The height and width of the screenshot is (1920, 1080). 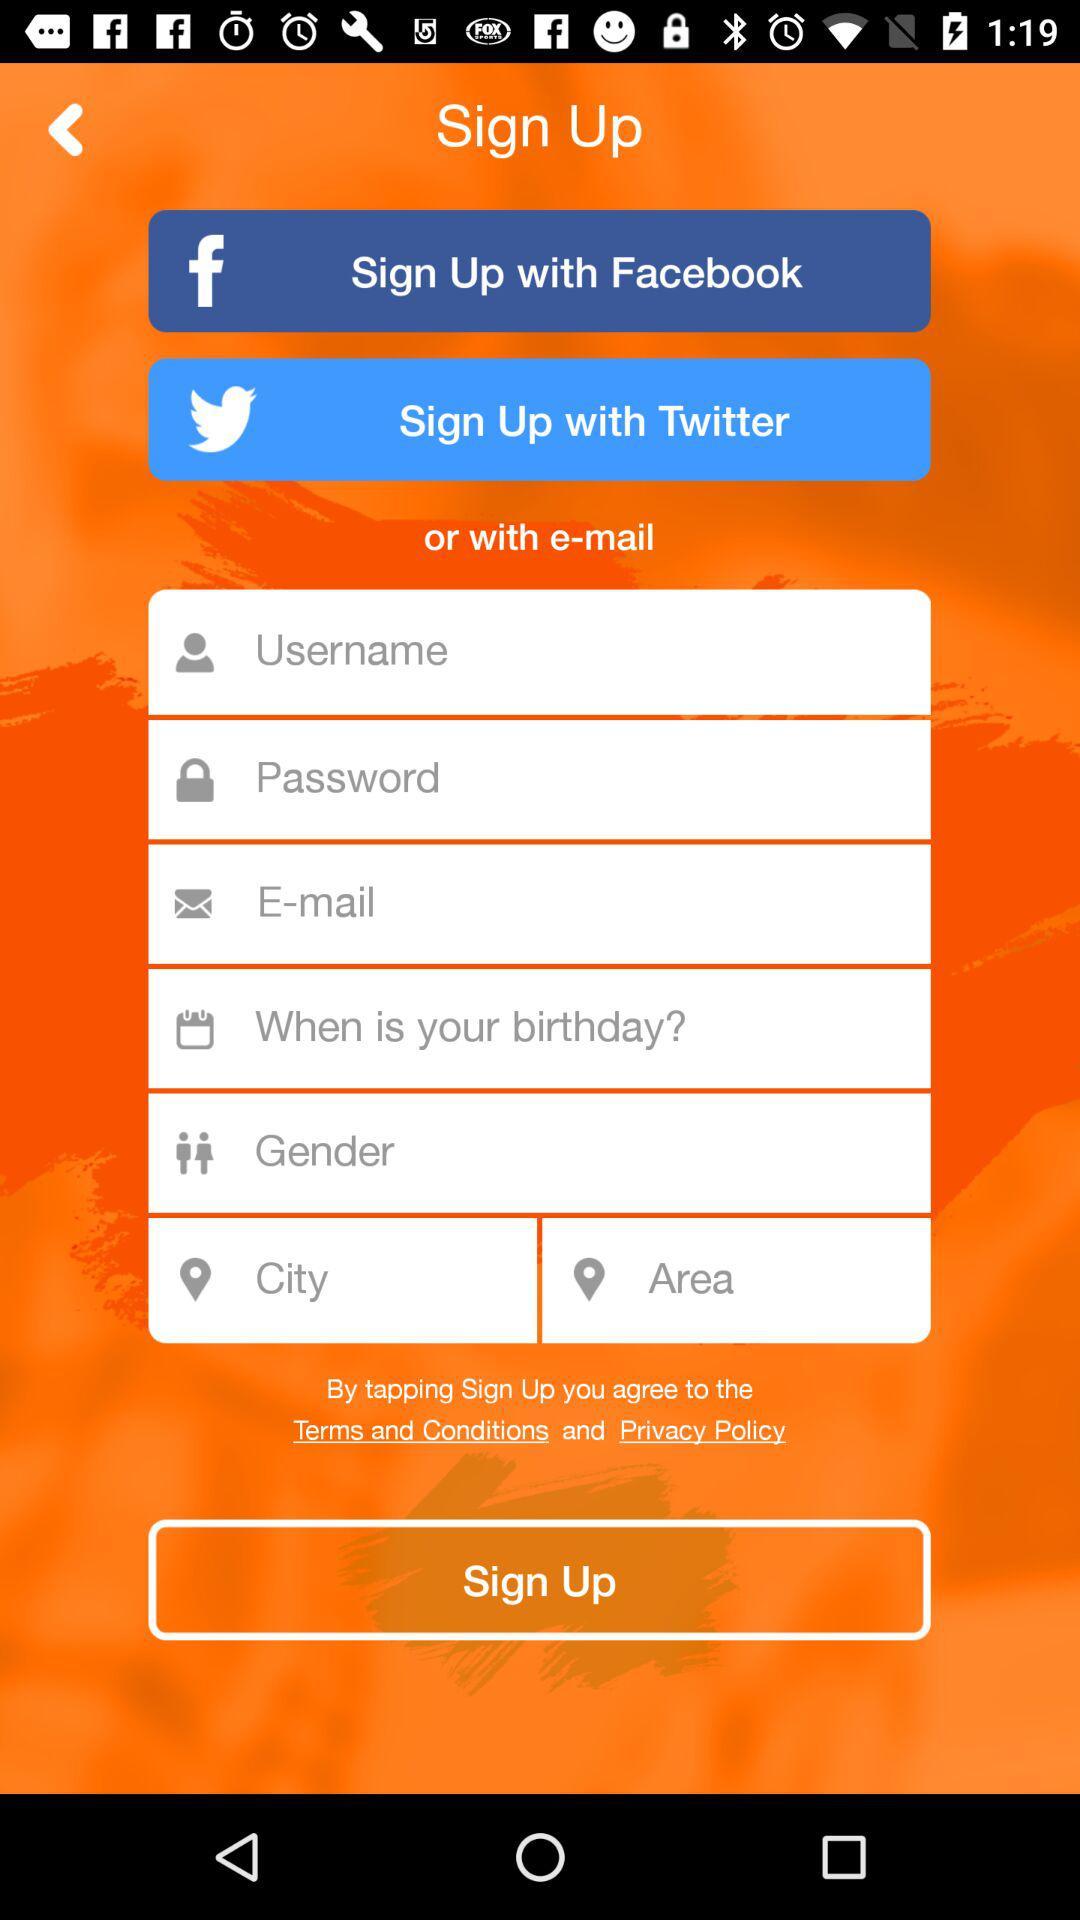 I want to click on icon to the right of the and, so click(x=701, y=1430).